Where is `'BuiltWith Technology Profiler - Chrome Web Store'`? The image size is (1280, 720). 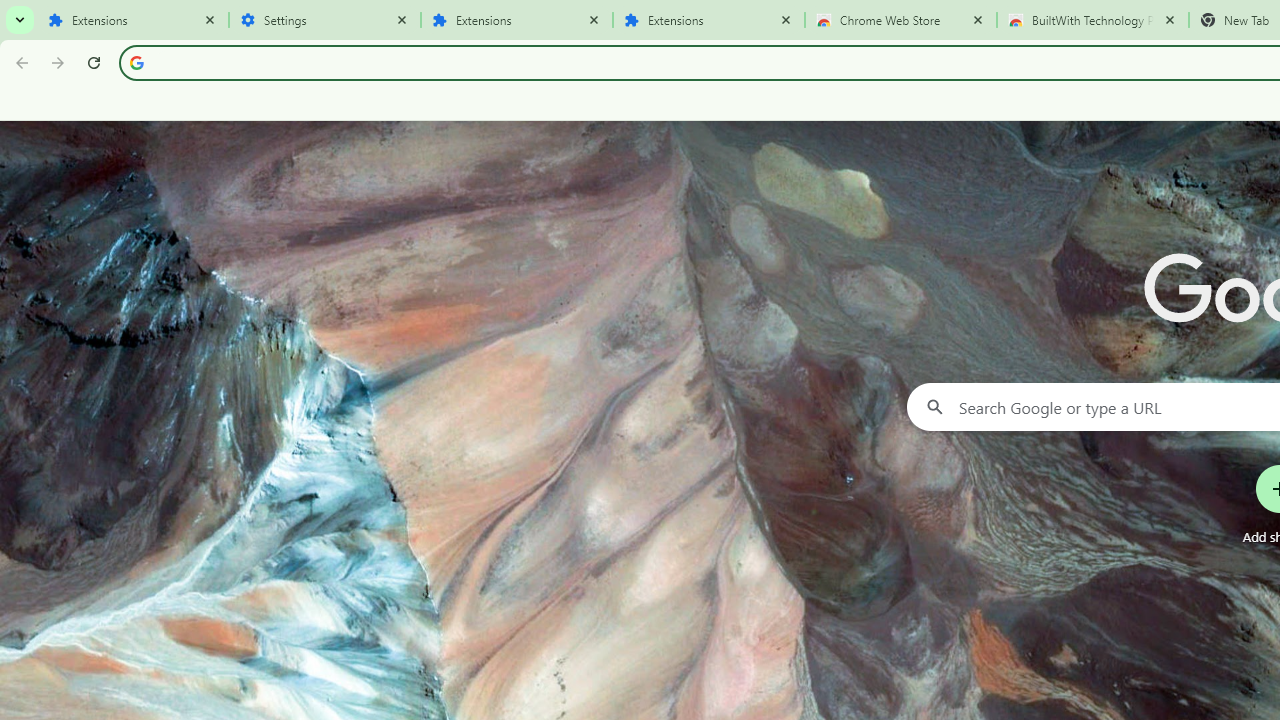 'BuiltWith Technology Profiler - Chrome Web Store' is located at coordinates (1092, 20).